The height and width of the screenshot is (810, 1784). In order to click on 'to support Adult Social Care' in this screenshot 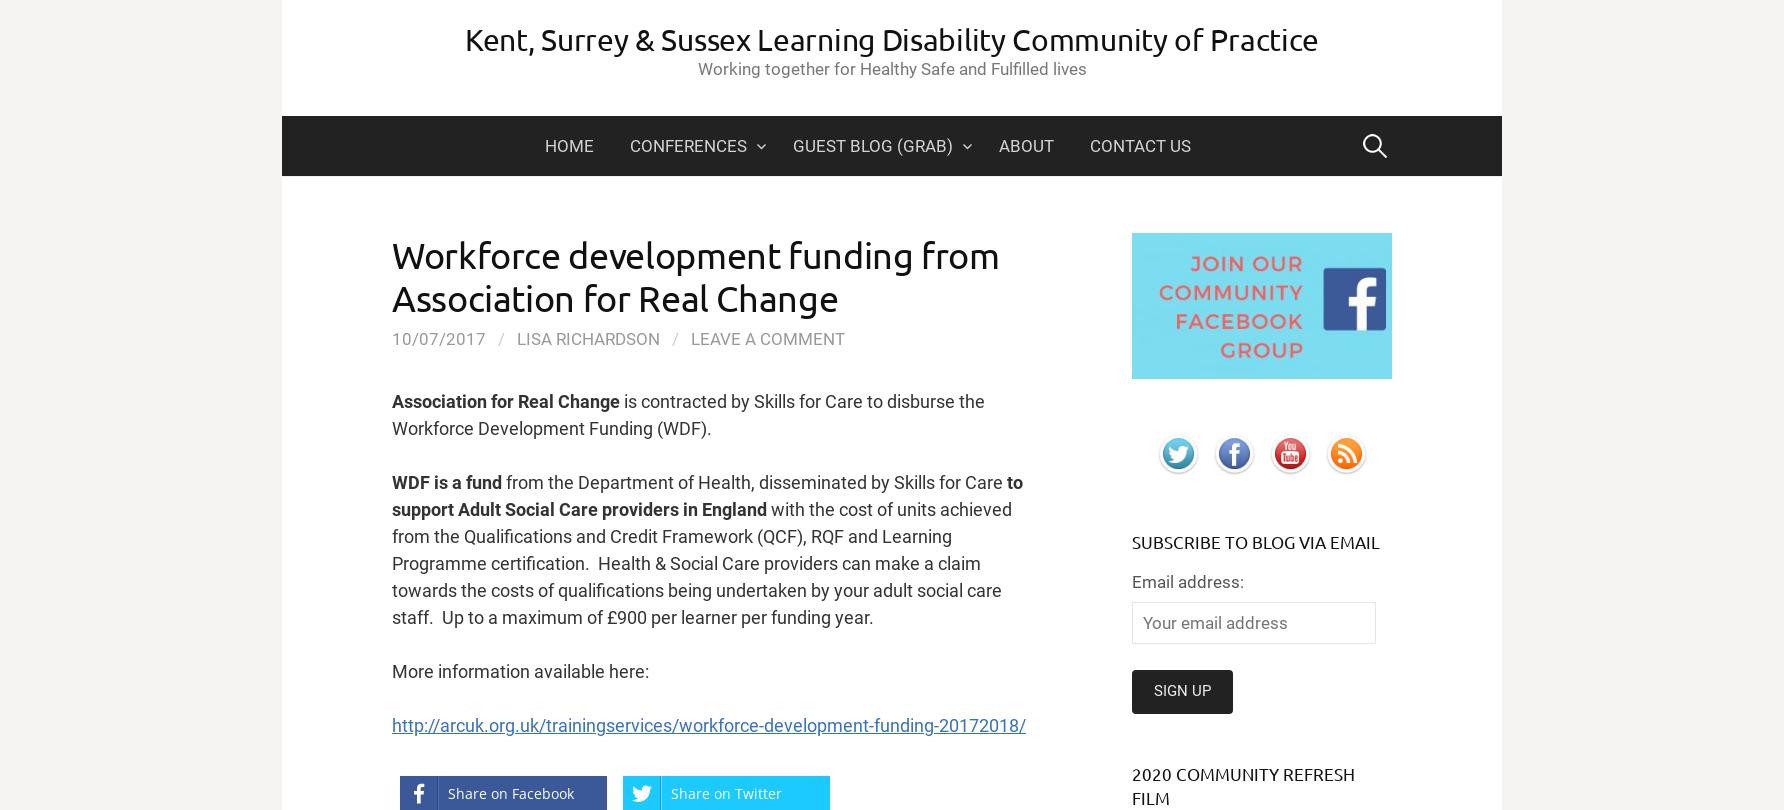, I will do `click(707, 495)`.